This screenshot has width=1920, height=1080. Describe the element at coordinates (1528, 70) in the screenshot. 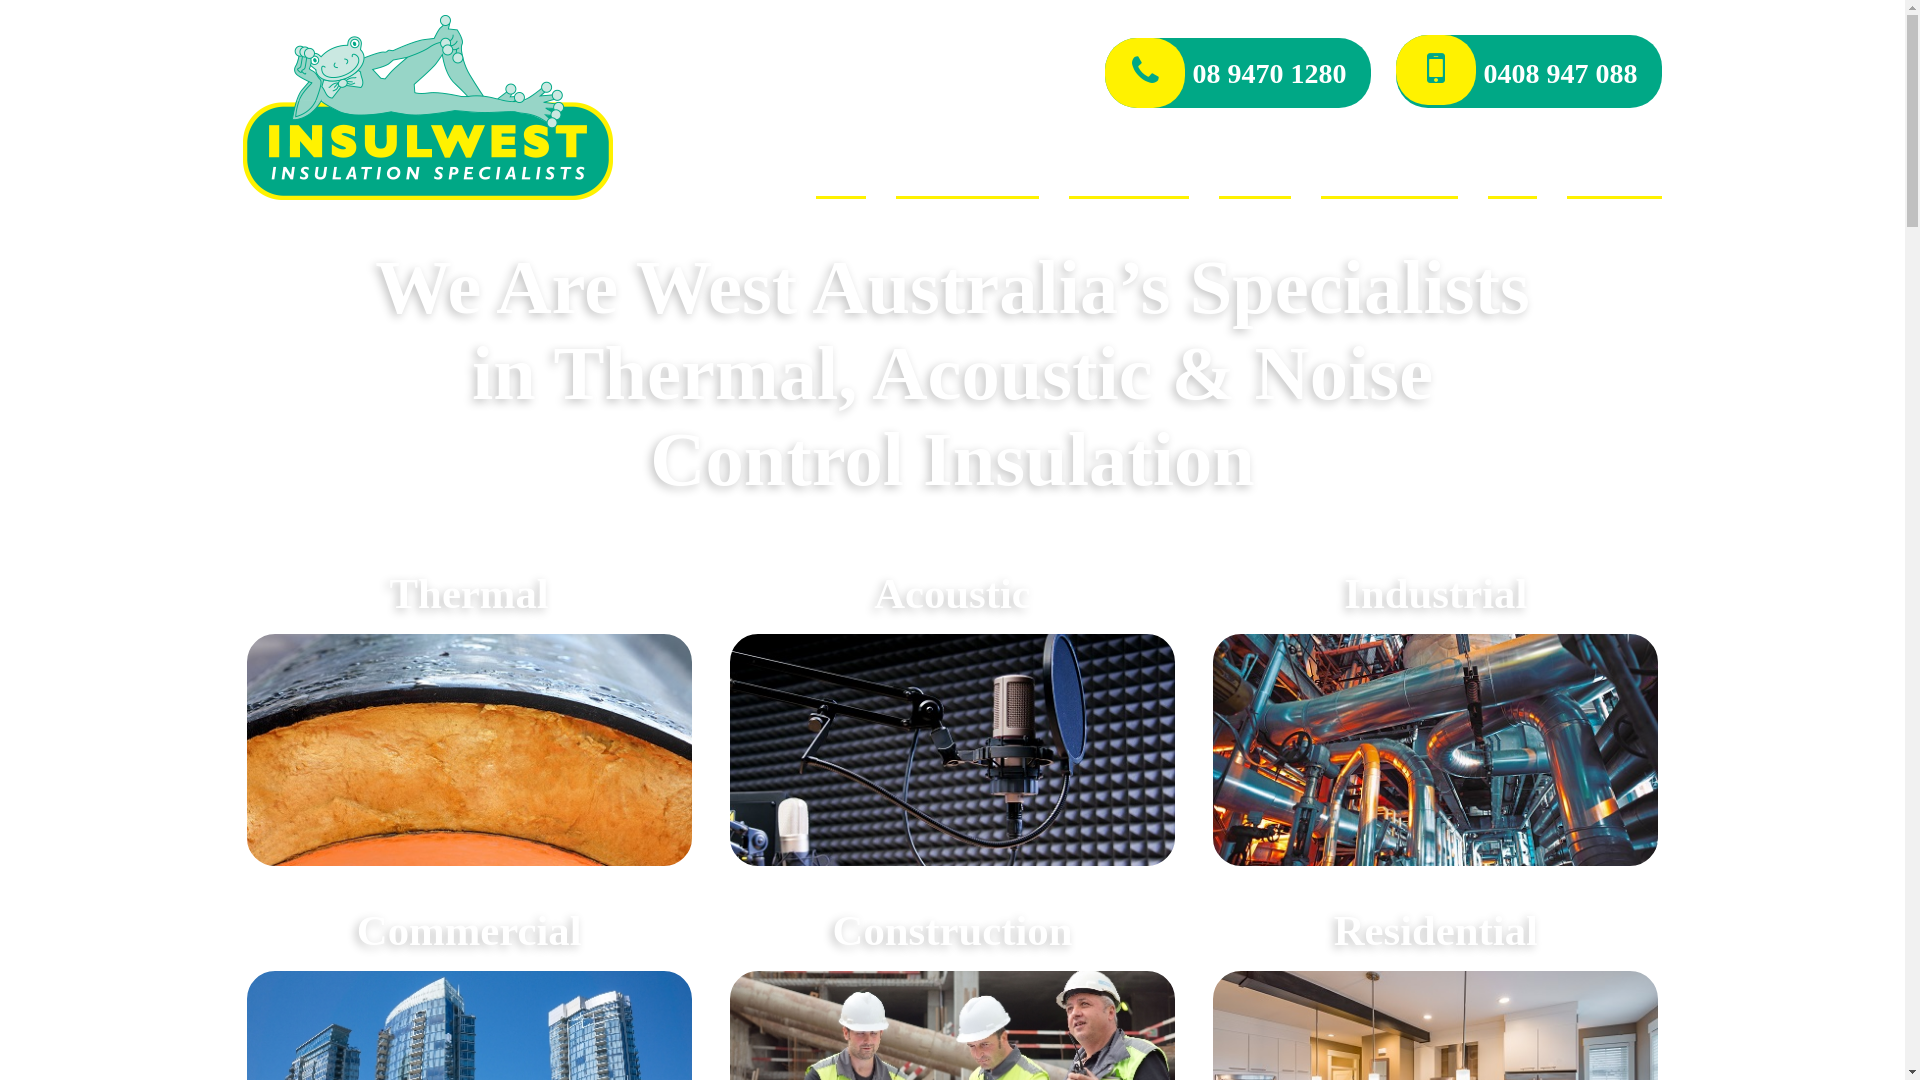

I see `'0408 947 088'` at that location.